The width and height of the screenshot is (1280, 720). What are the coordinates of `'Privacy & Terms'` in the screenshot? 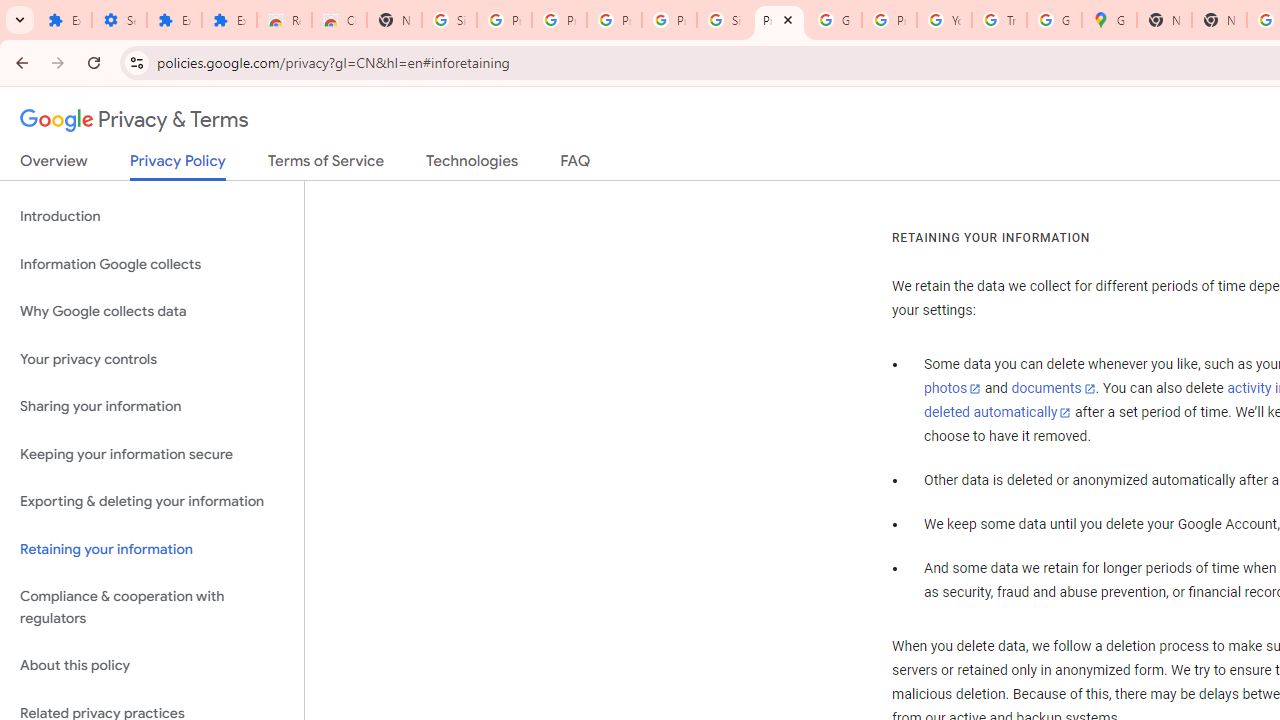 It's located at (134, 120).